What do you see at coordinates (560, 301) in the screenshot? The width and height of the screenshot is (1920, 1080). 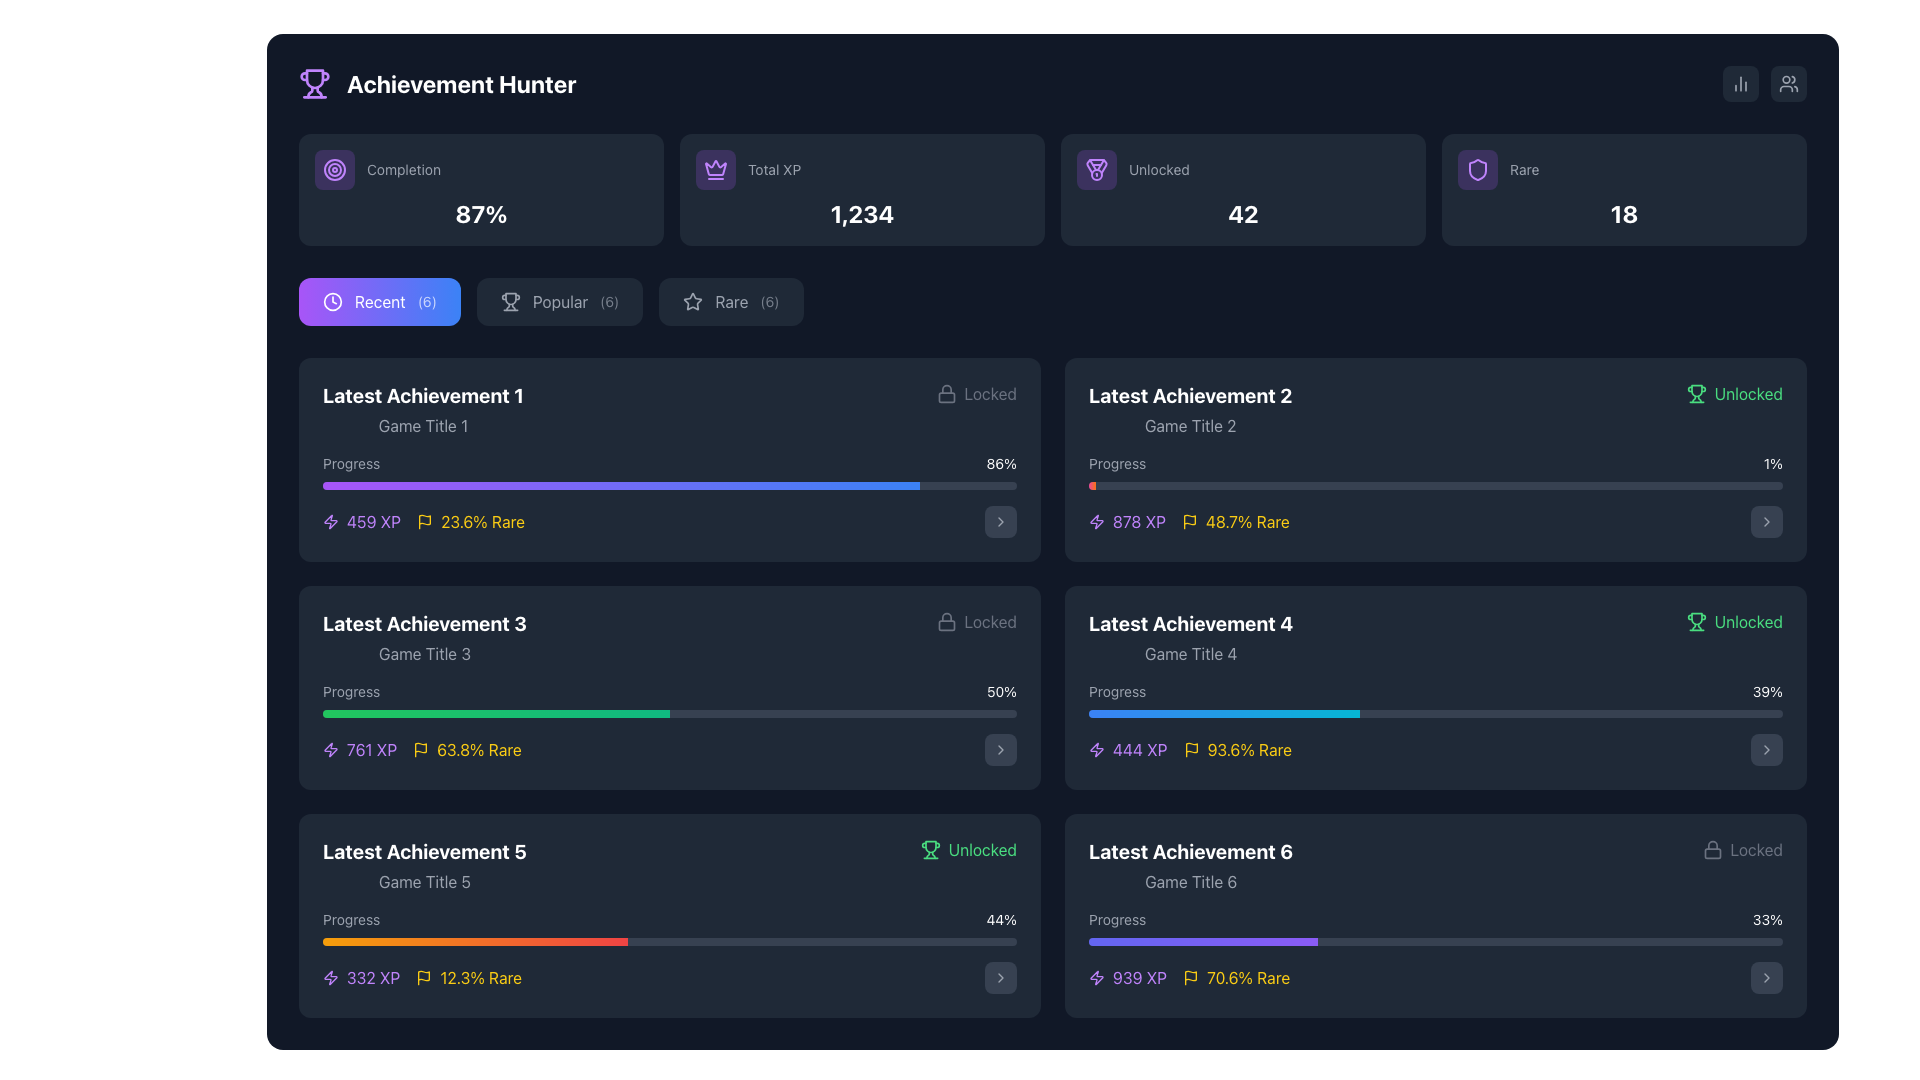 I see `the 'Popular (6)' button with a dark background and trophy icon to filter items` at bounding box center [560, 301].